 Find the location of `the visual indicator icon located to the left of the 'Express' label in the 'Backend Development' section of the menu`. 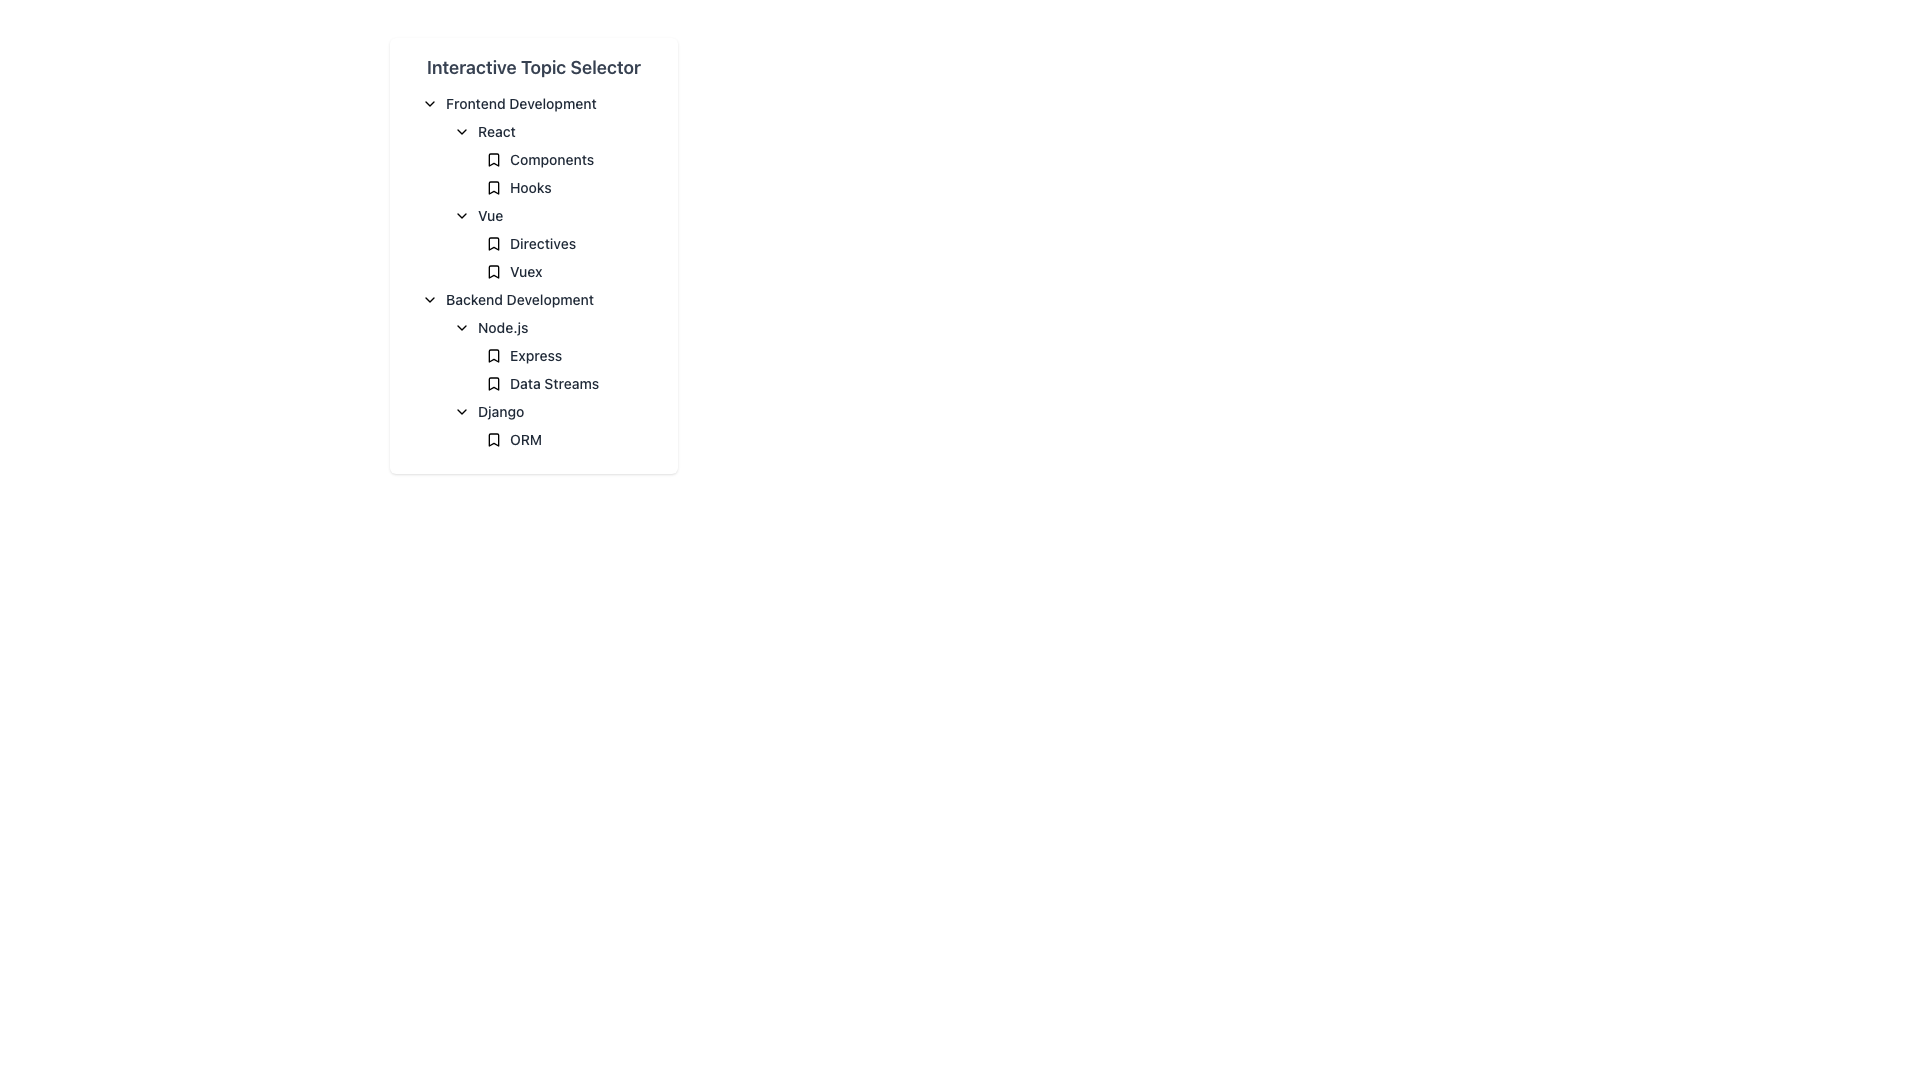

the visual indicator icon located to the left of the 'Express' label in the 'Backend Development' section of the menu is located at coordinates (494, 354).